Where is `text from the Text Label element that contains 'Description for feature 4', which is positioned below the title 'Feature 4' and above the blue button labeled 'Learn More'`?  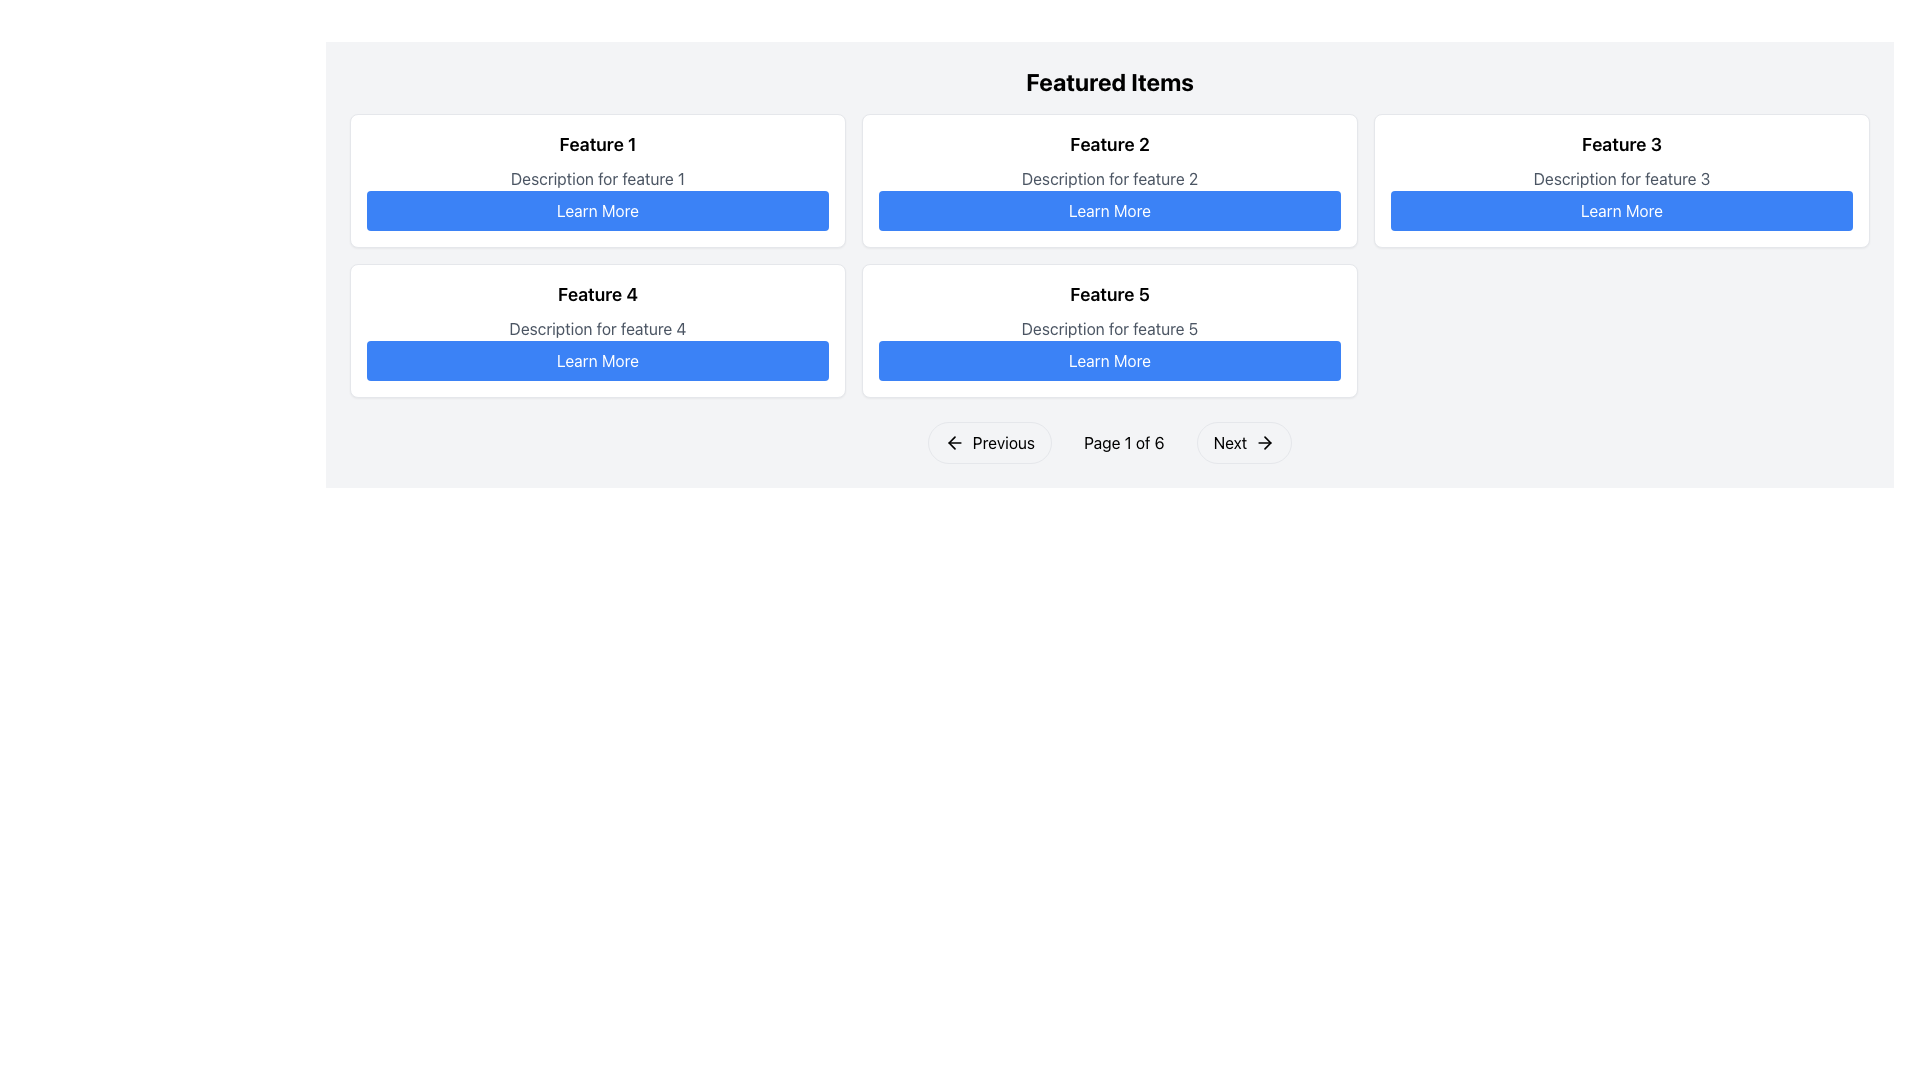 text from the Text Label element that contains 'Description for feature 4', which is positioned below the title 'Feature 4' and above the blue button labeled 'Learn More' is located at coordinates (597, 327).